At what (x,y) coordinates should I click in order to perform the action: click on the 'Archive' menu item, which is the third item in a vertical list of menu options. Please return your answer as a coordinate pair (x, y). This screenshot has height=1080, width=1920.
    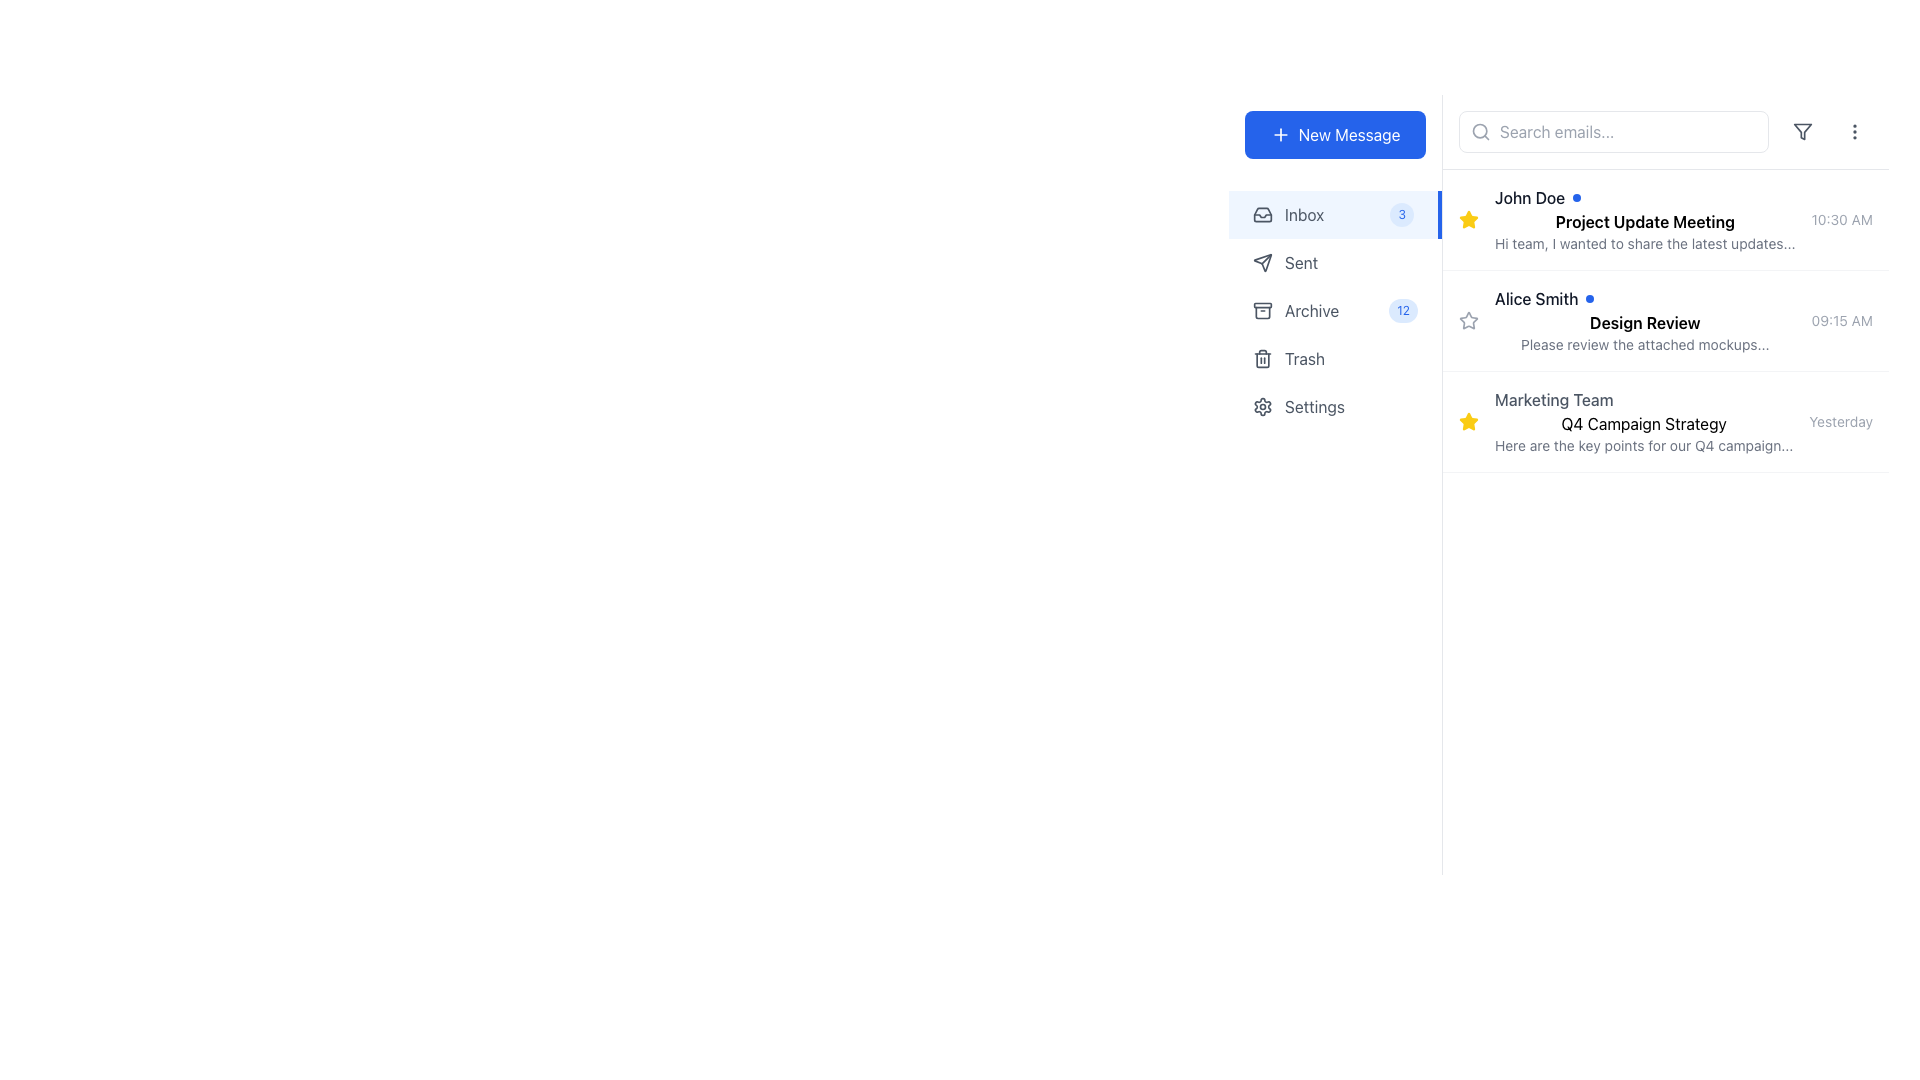
    Looking at the image, I should click on (1335, 311).